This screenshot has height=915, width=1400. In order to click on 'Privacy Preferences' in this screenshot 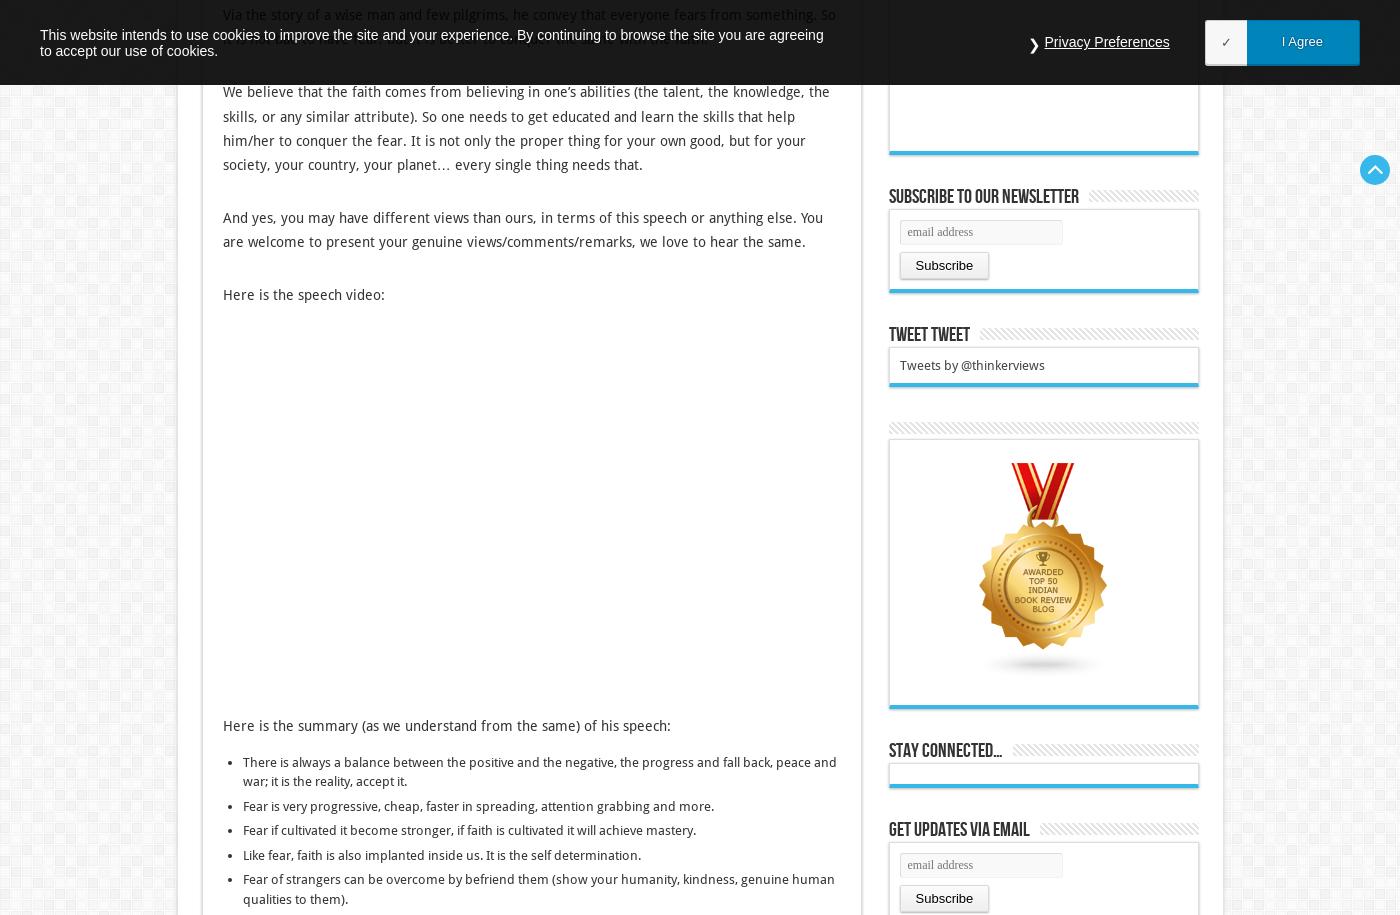, I will do `click(1106, 41)`.